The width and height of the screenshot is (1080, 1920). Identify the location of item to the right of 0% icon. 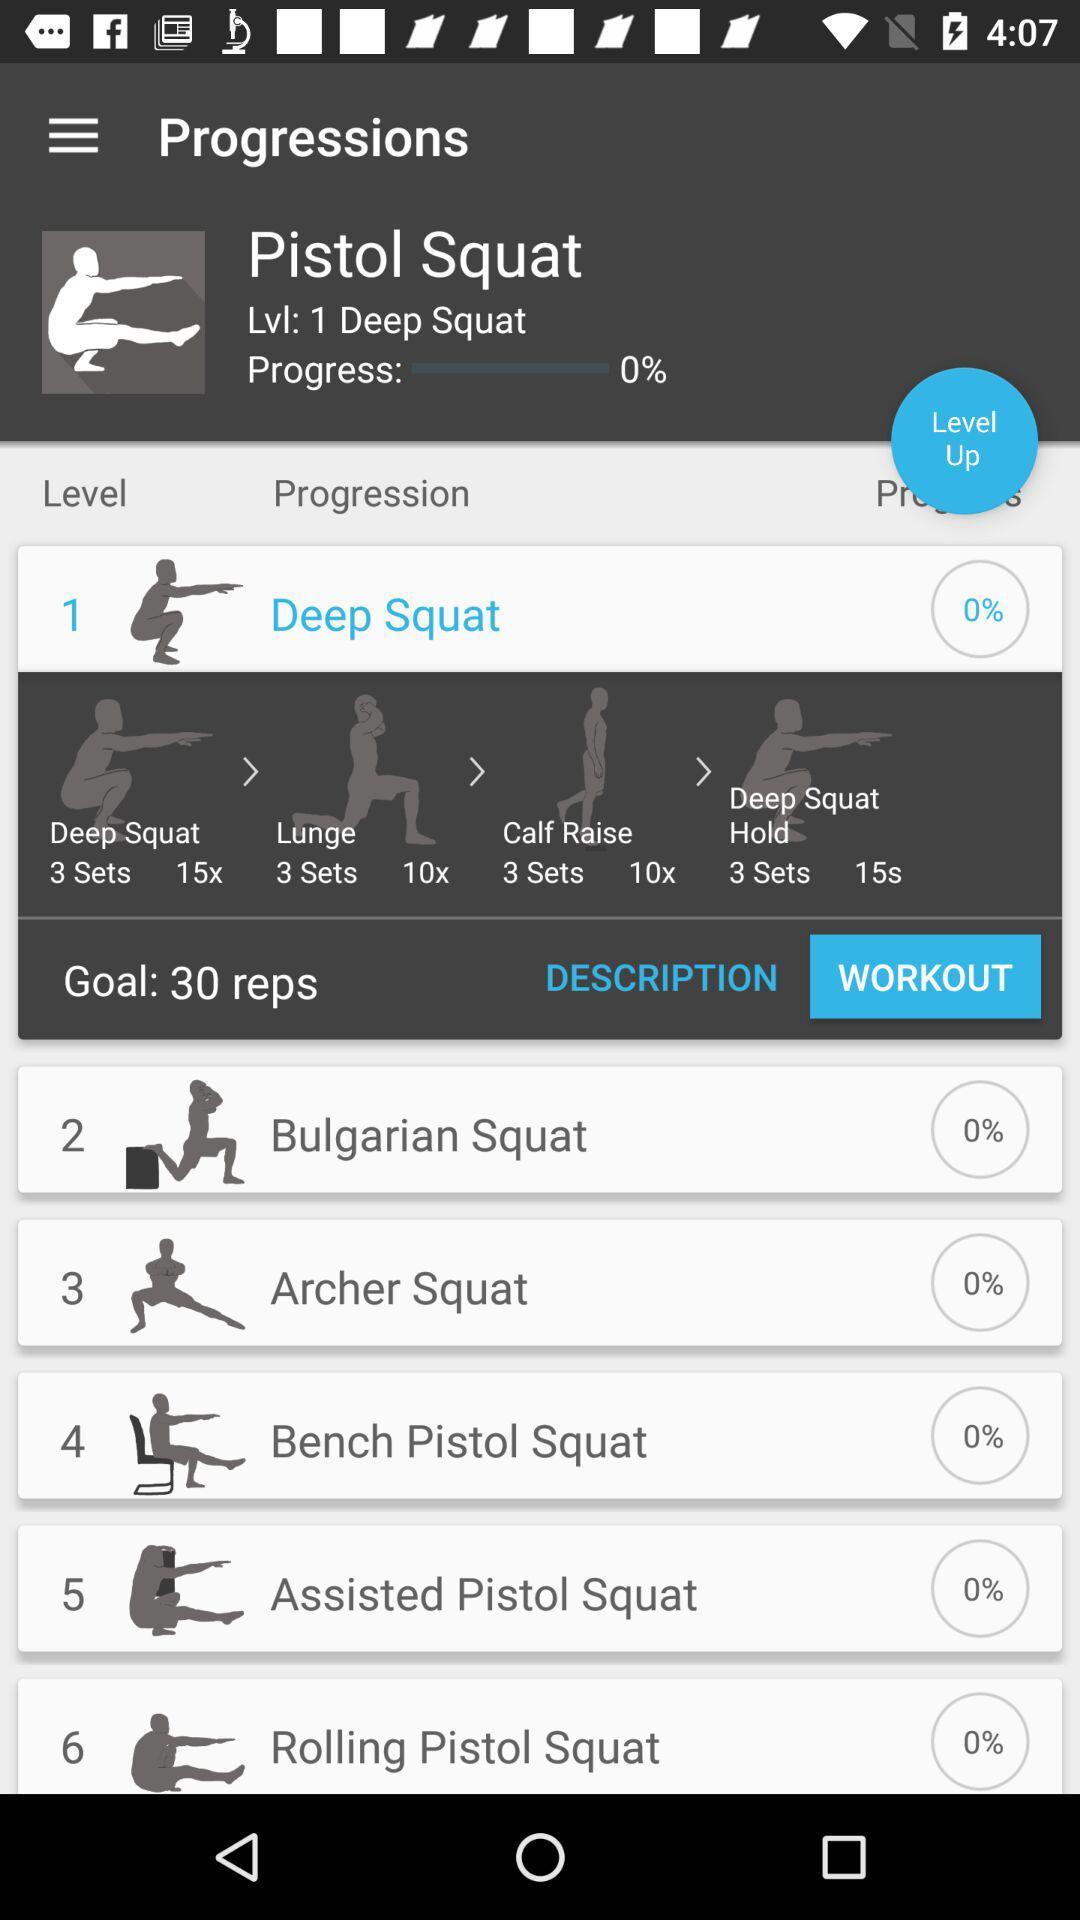
(963, 440).